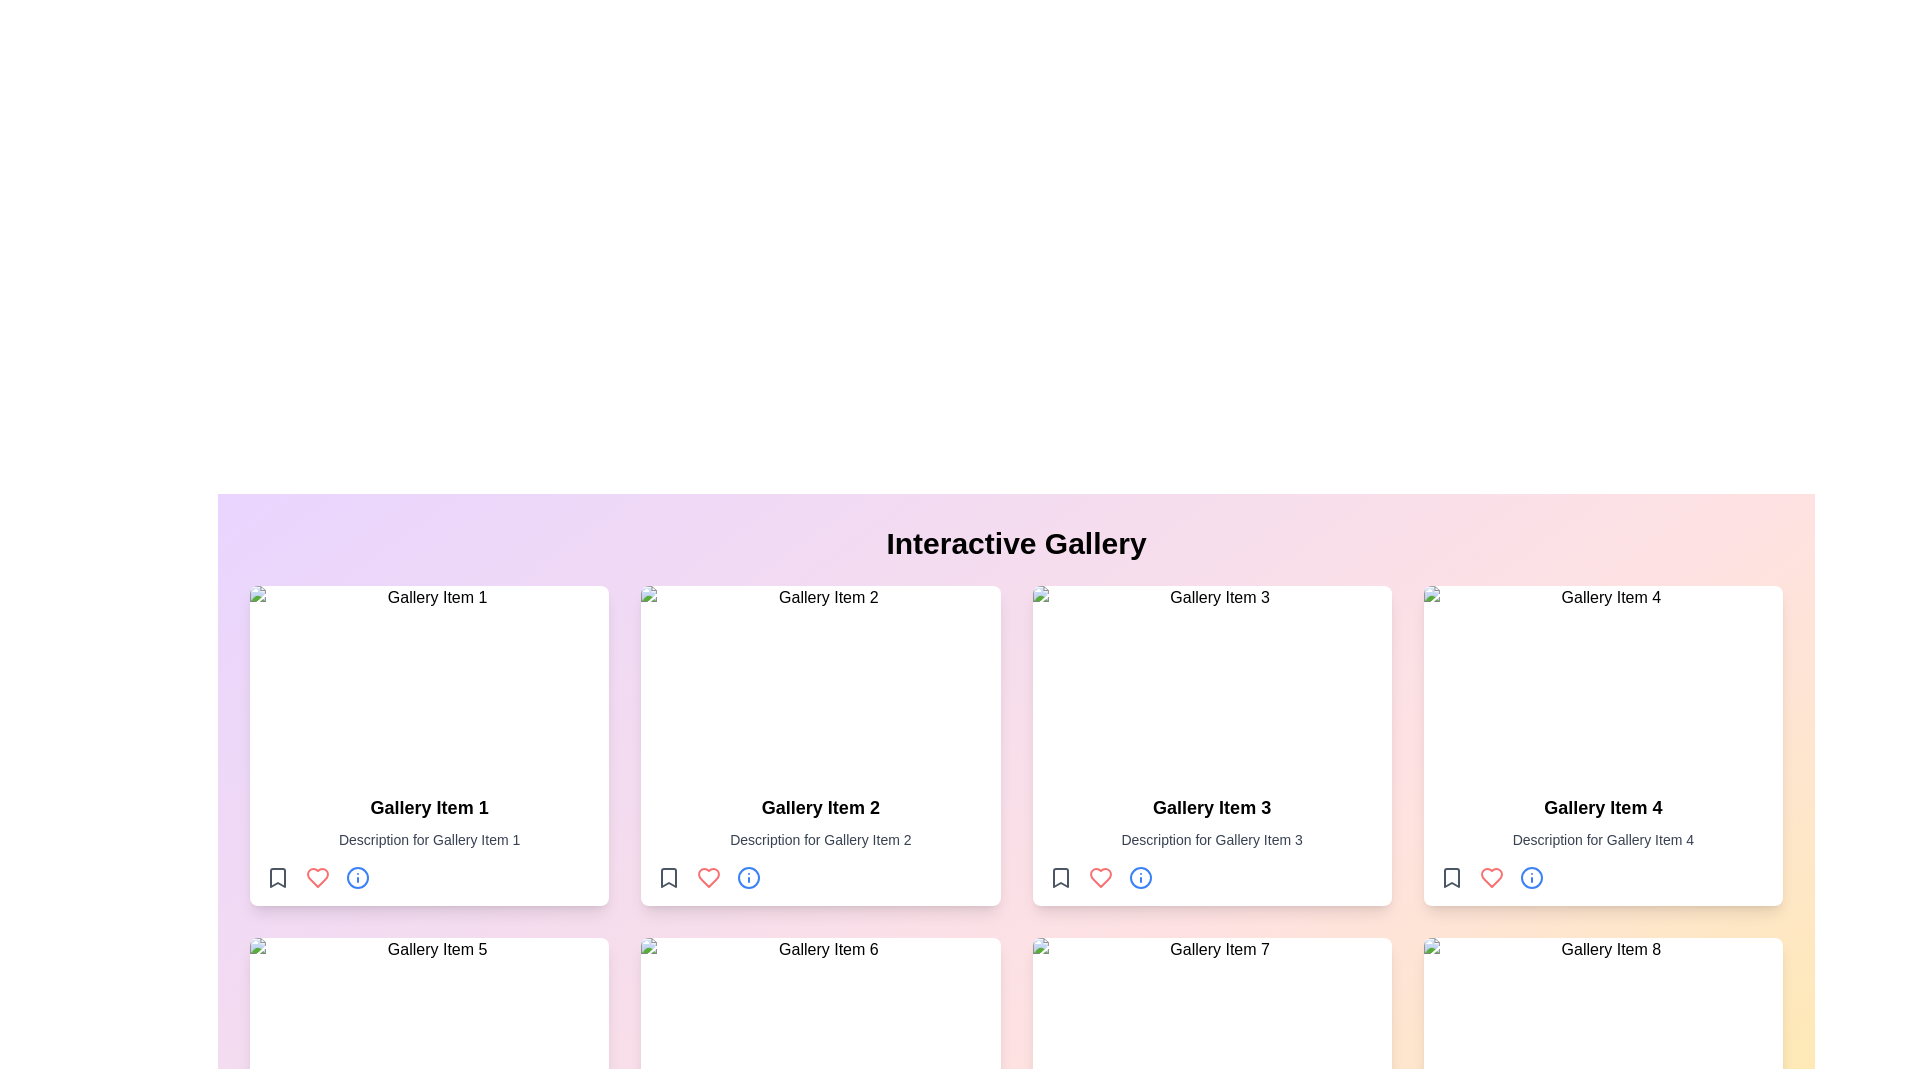  Describe the element at coordinates (1530, 877) in the screenshot. I see `the circular icon representing information or status located at the bottom center of the card for 'Gallery Item 4'` at that location.